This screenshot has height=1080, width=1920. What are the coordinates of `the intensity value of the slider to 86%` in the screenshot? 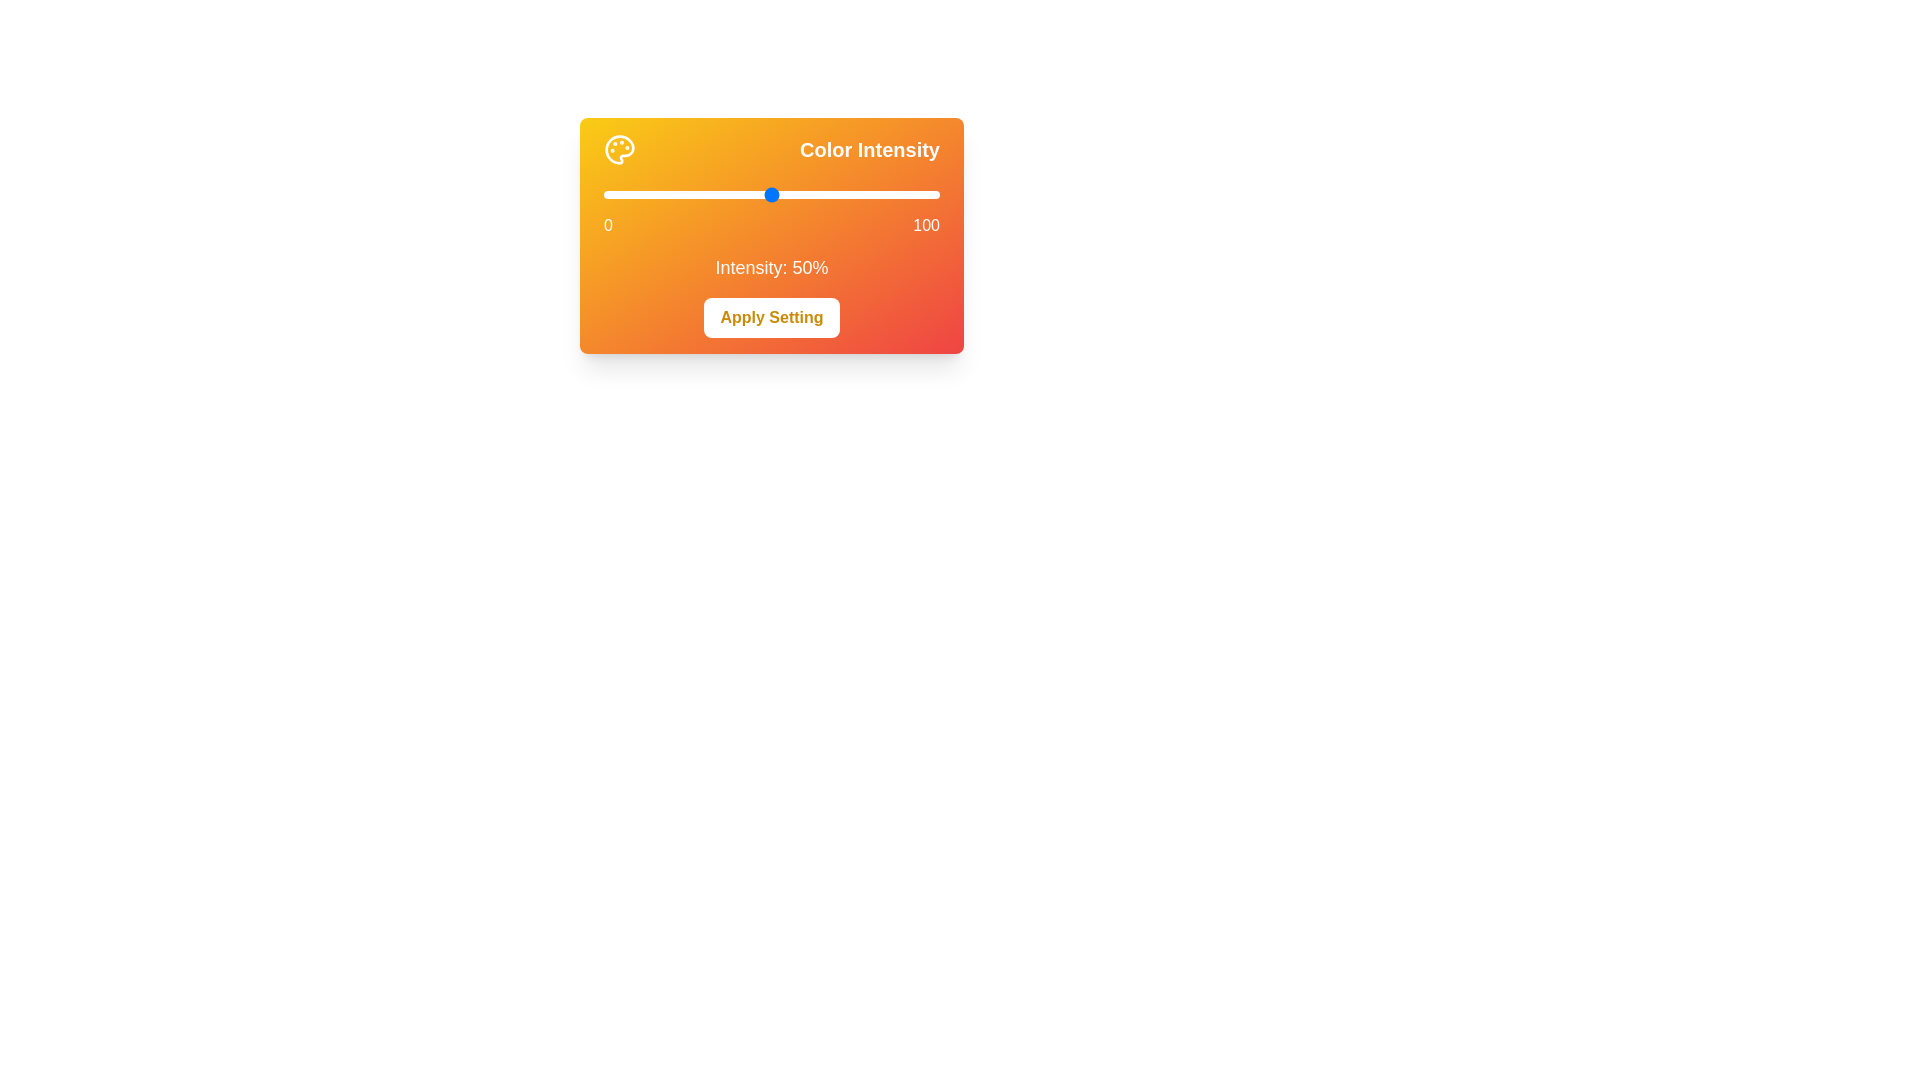 It's located at (891, 195).